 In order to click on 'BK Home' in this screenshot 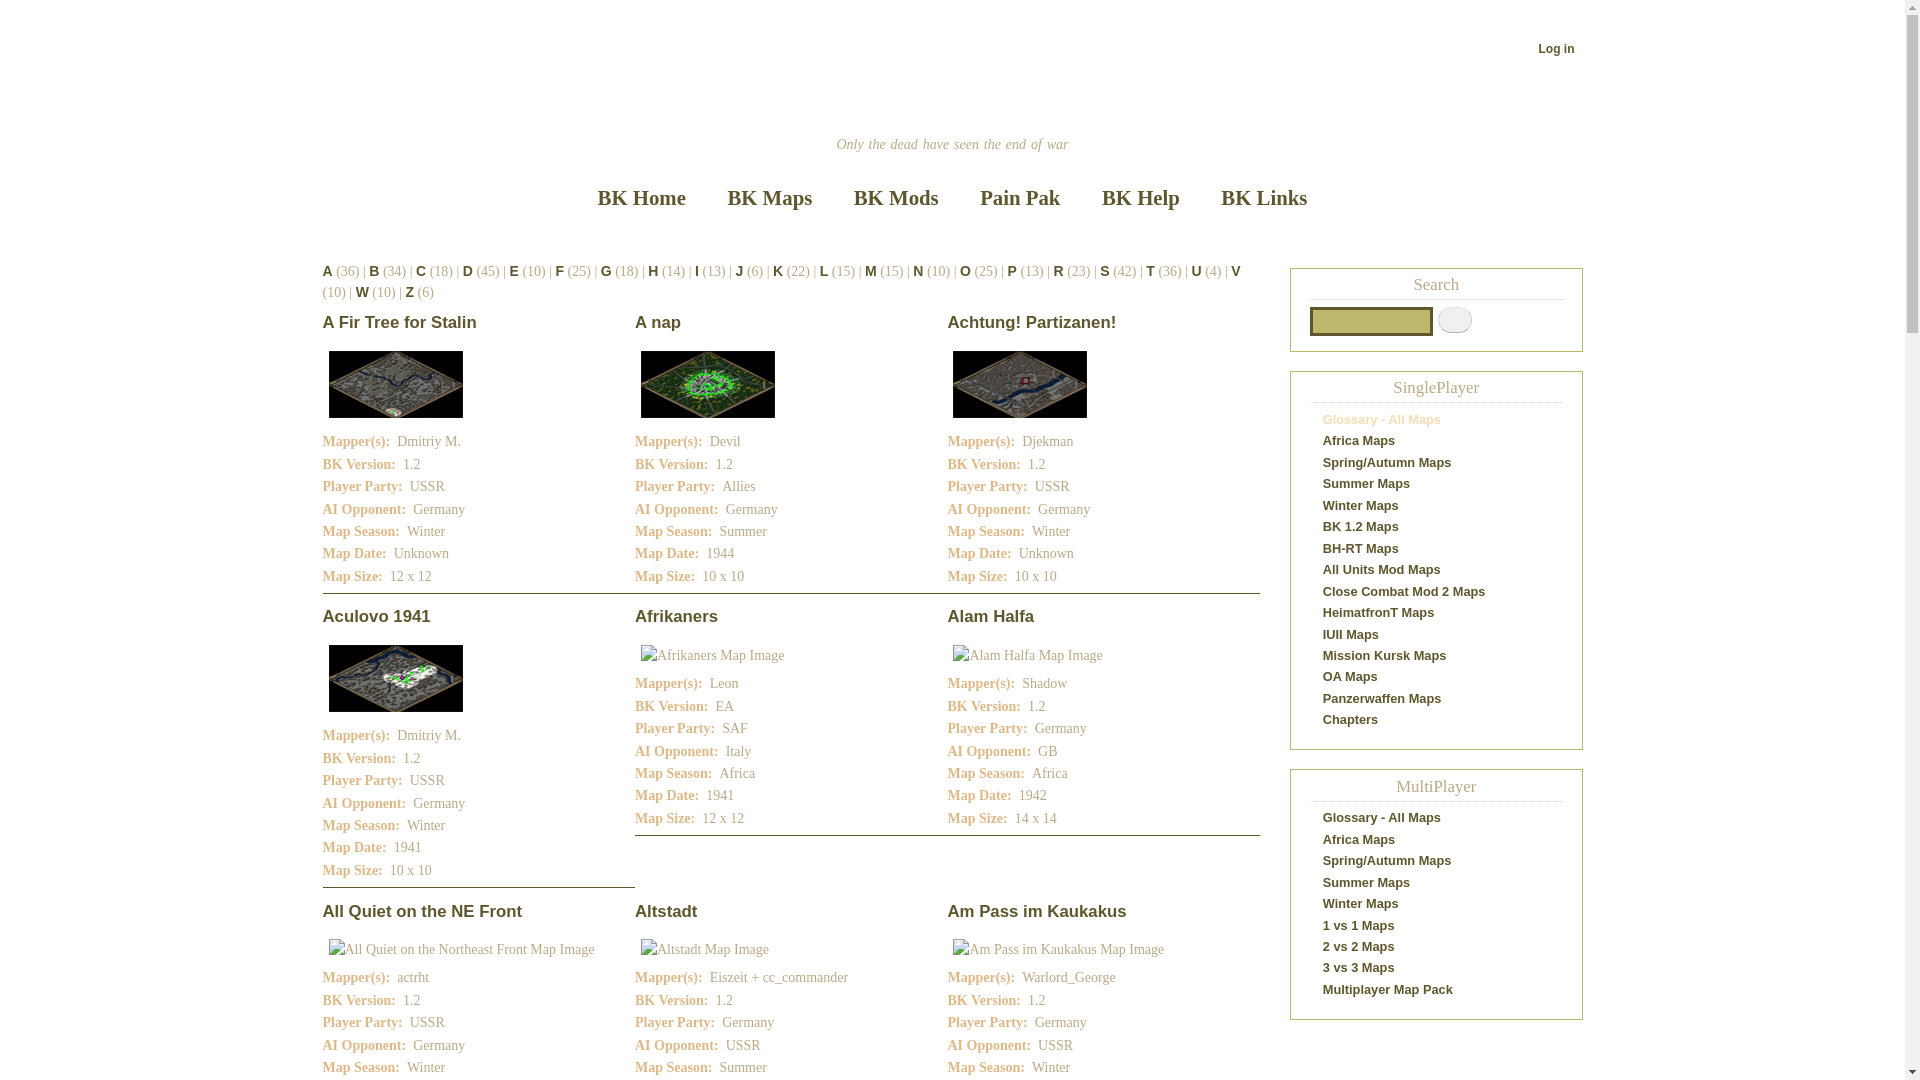, I will do `click(578, 197)`.